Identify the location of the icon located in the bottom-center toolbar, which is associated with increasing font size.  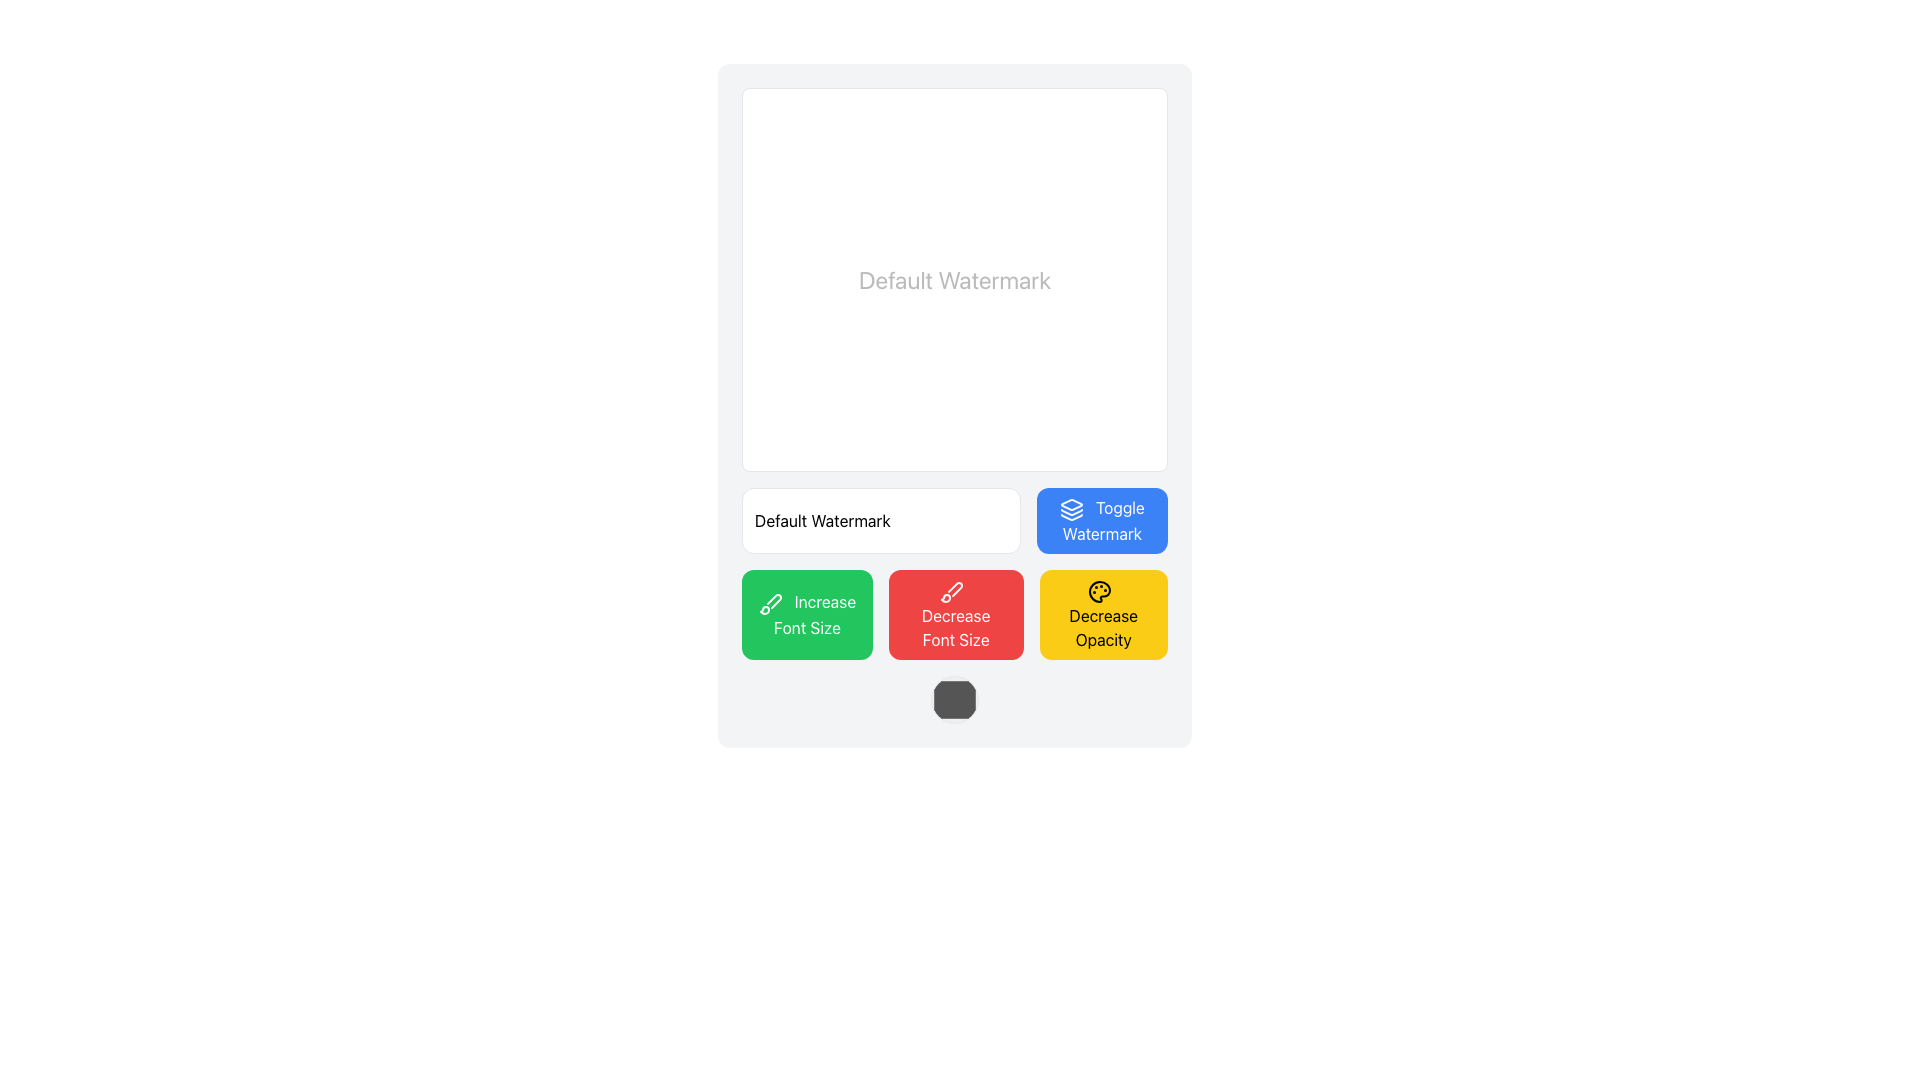
(773, 600).